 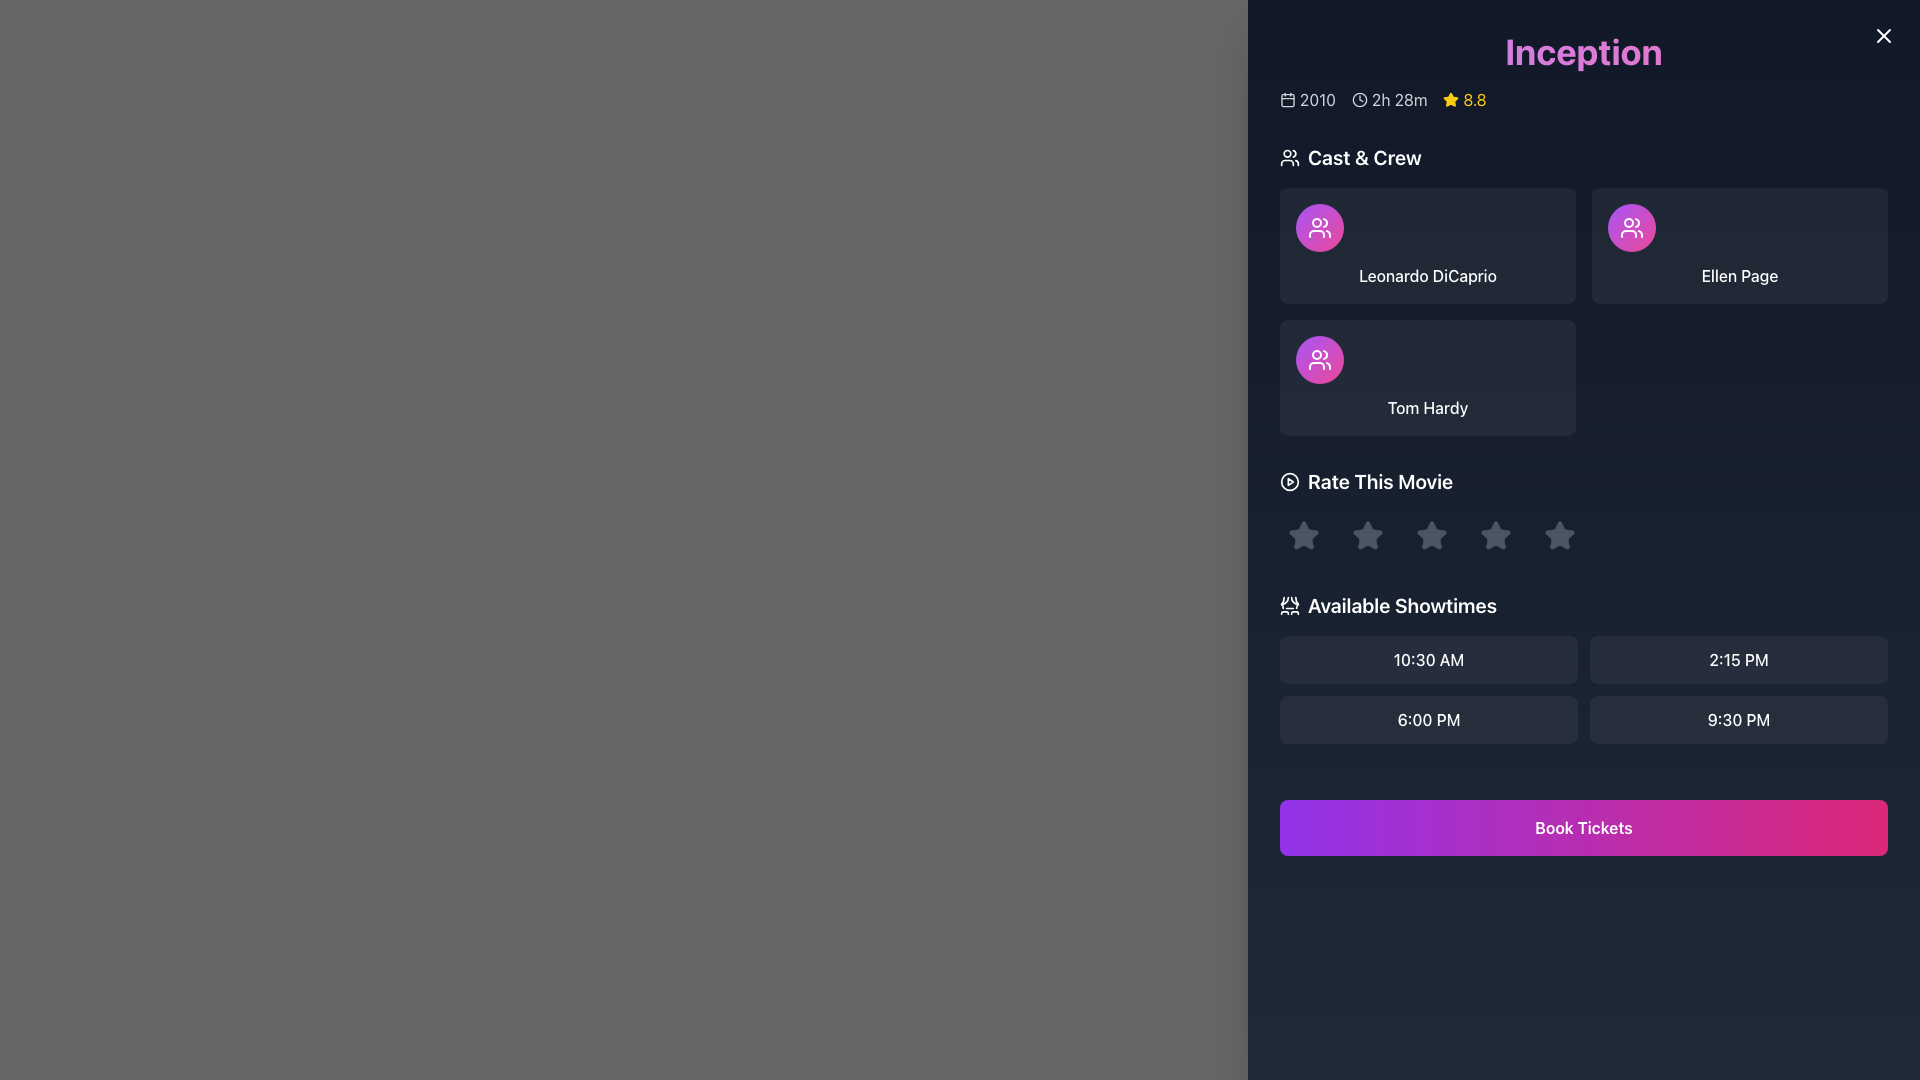 What do you see at coordinates (1559, 535) in the screenshot?
I see `the fifth star icon in the 'Rate This Movie' section to rate it` at bounding box center [1559, 535].